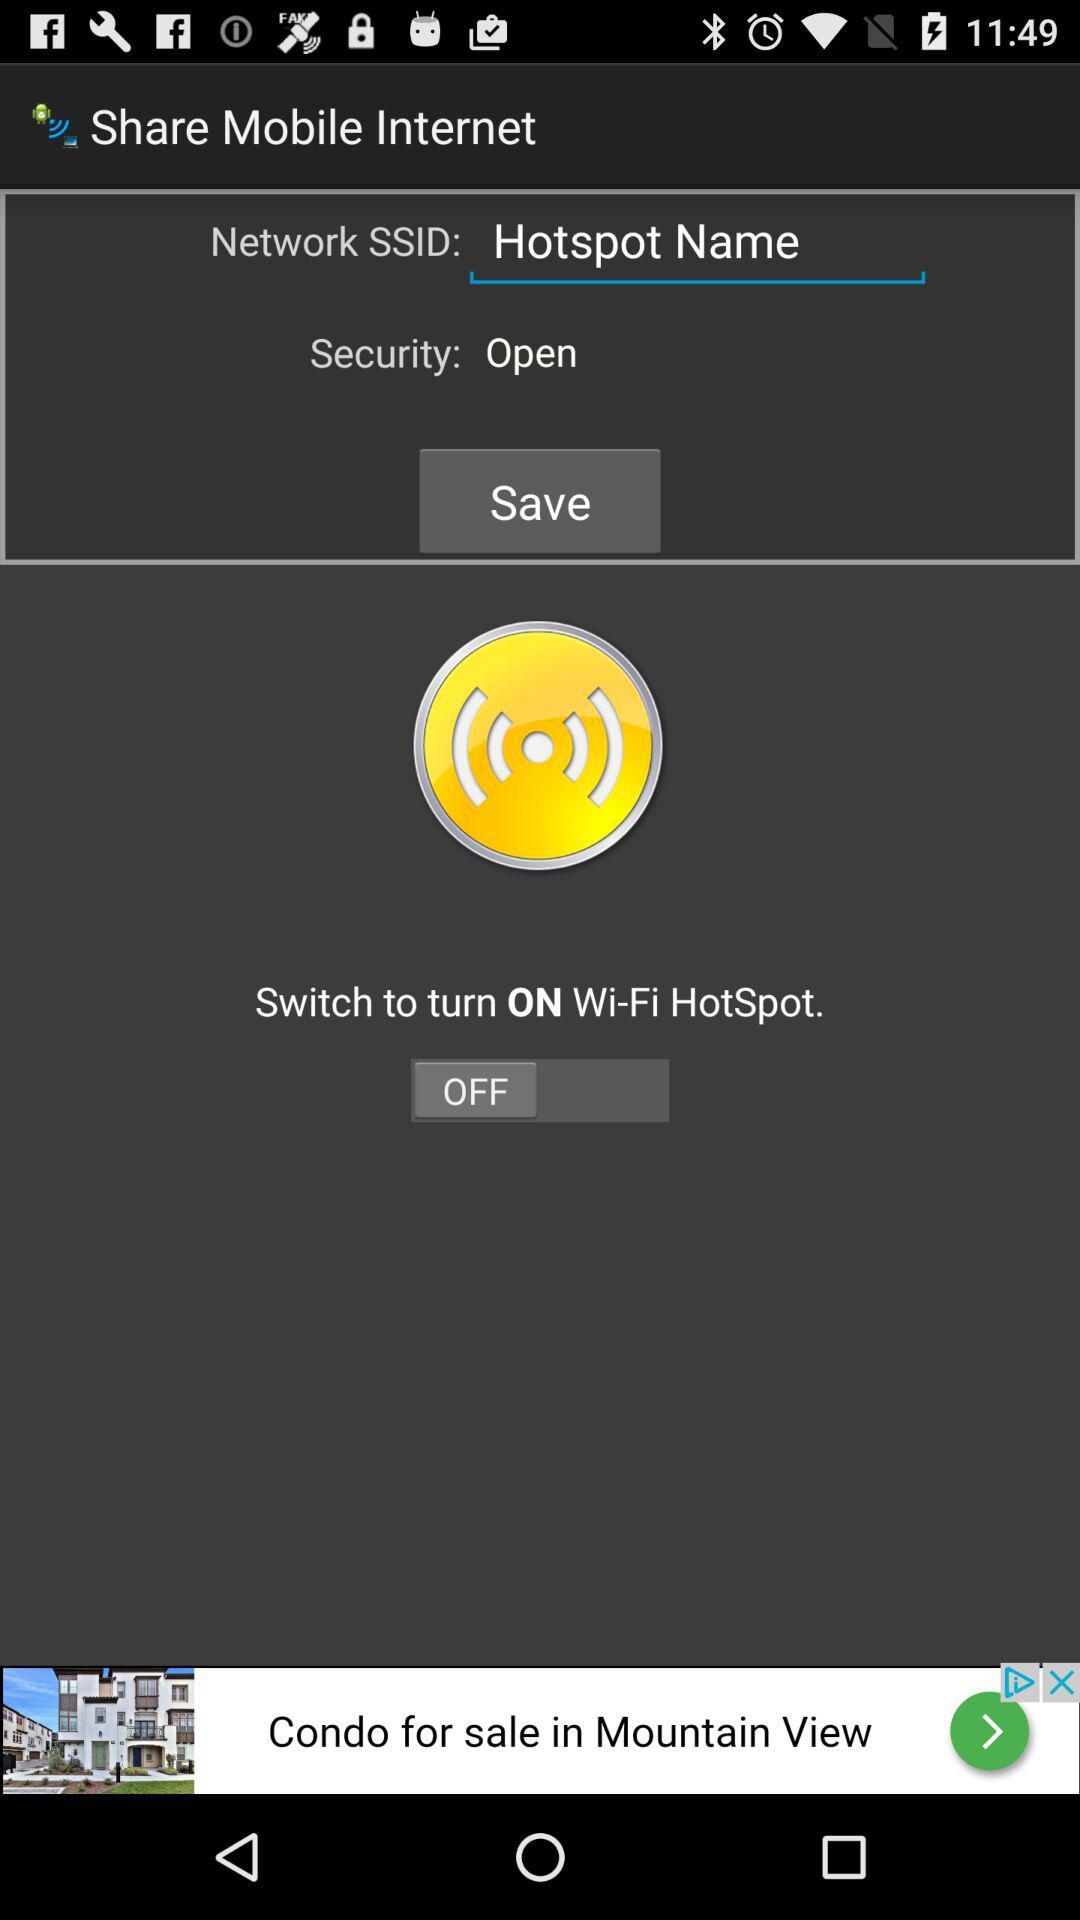  What do you see at coordinates (540, 747) in the screenshot?
I see `wifi on button` at bounding box center [540, 747].